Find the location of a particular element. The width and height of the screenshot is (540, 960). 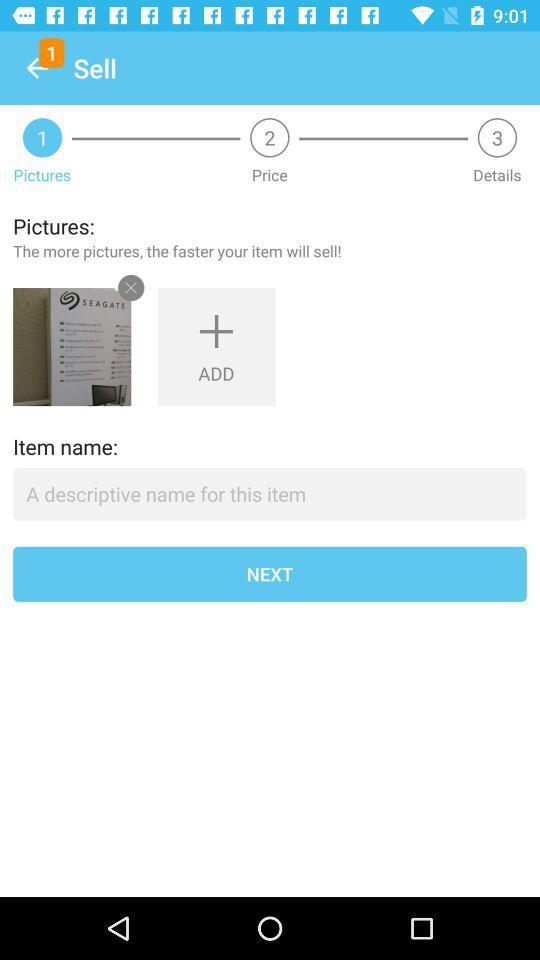

or delete picture is located at coordinates (71, 347).